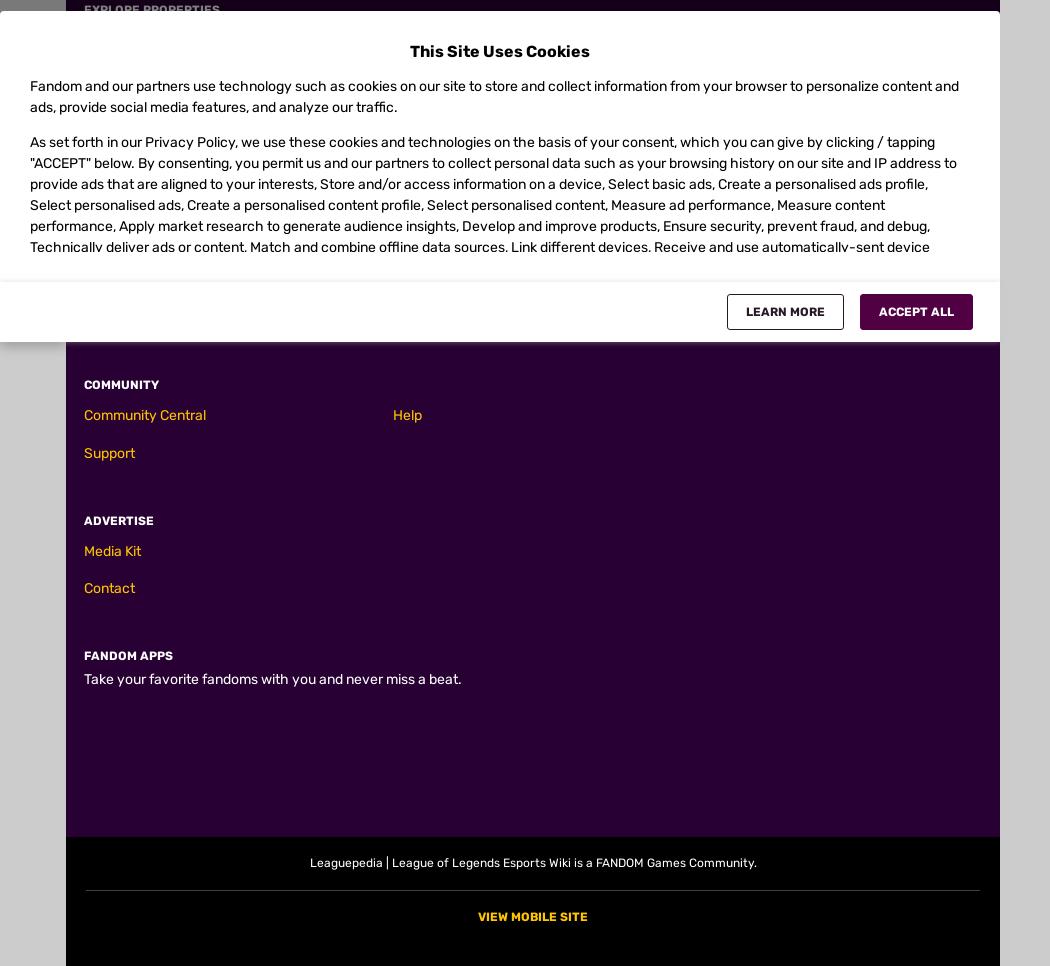 Image resolution: width=1050 pixels, height=966 pixels. Describe the element at coordinates (475, 91) in the screenshot. I see `'Passive causes Akali’s next two attacks to heal and deal bonus damage. W teleports Akali to the cast location.'` at that location.